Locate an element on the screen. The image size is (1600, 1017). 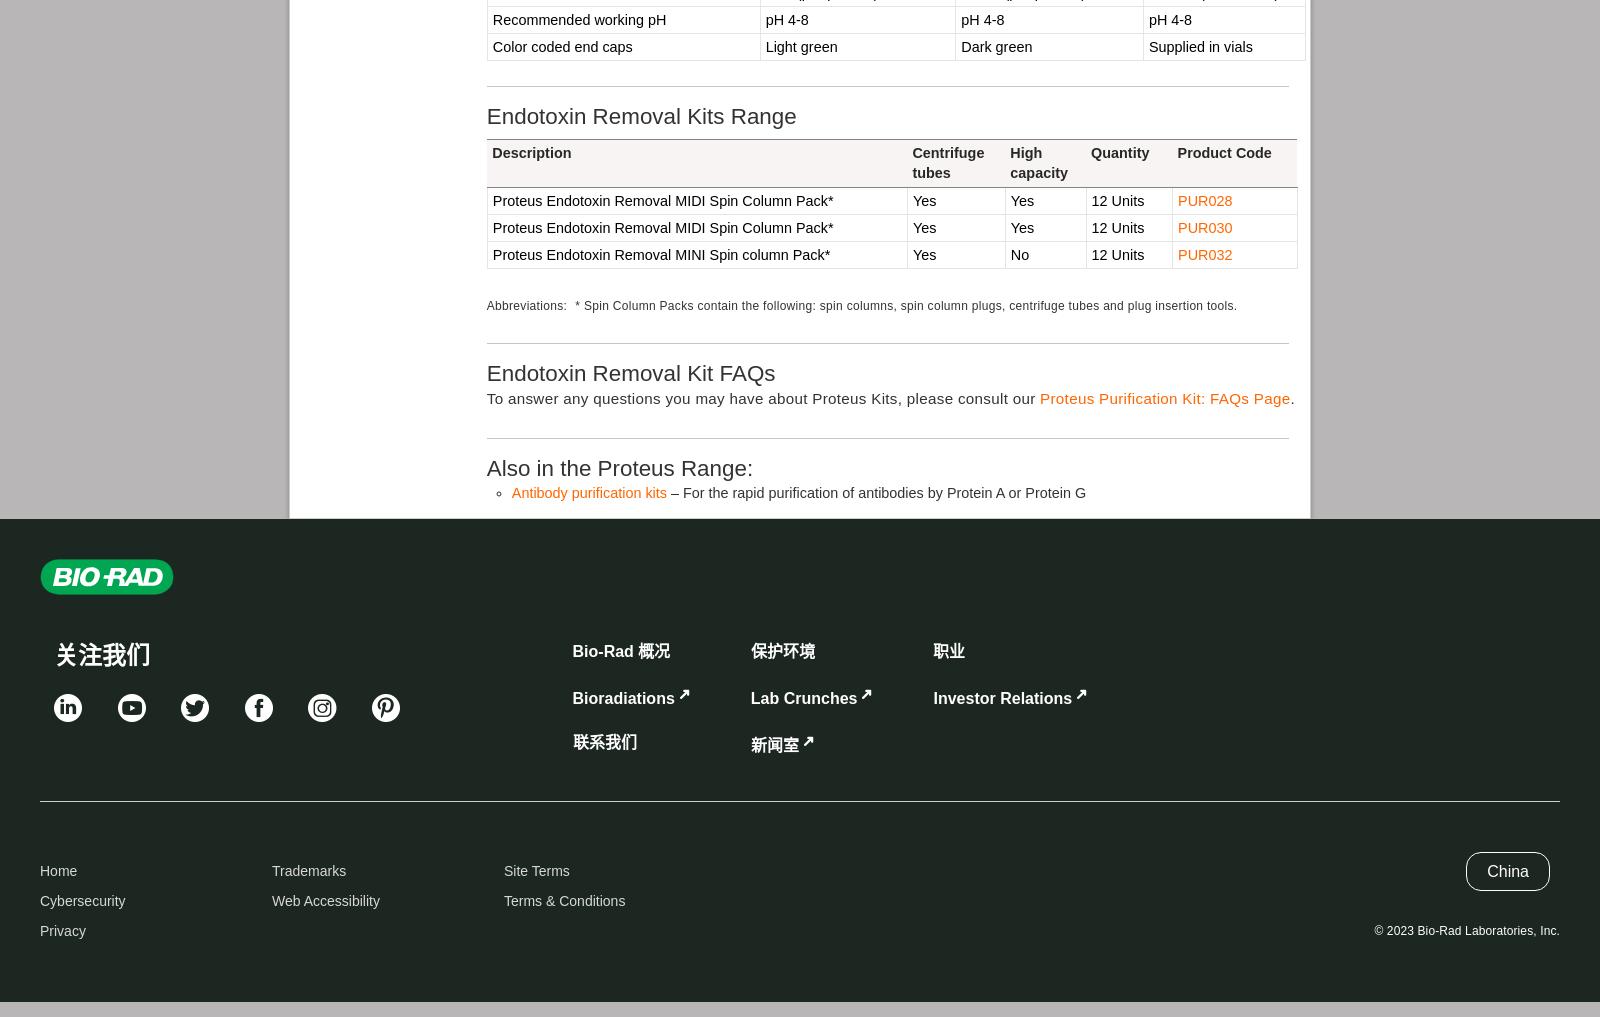
'Lab Crunches' is located at coordinates (802, 696).